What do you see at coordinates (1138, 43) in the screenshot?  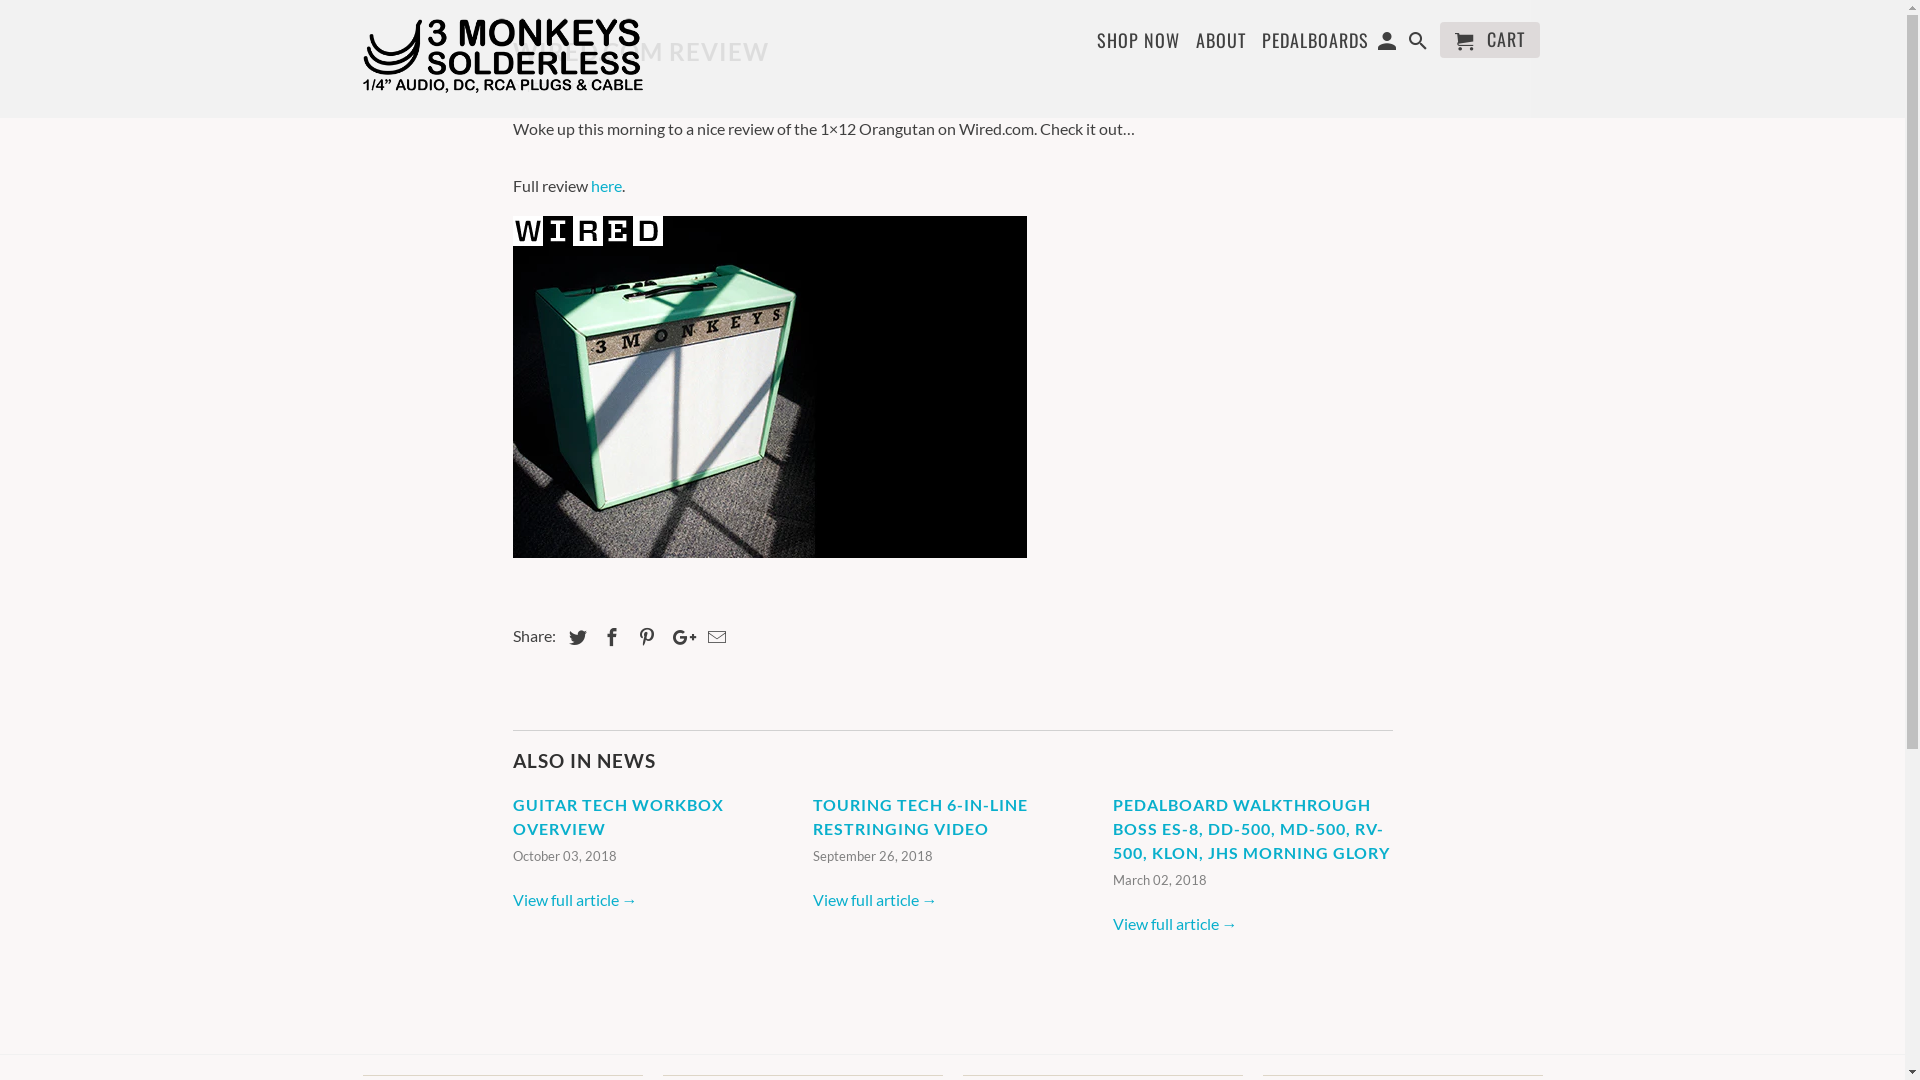 I see `'SHOP NOW'` at bounding box center [1138, 43].